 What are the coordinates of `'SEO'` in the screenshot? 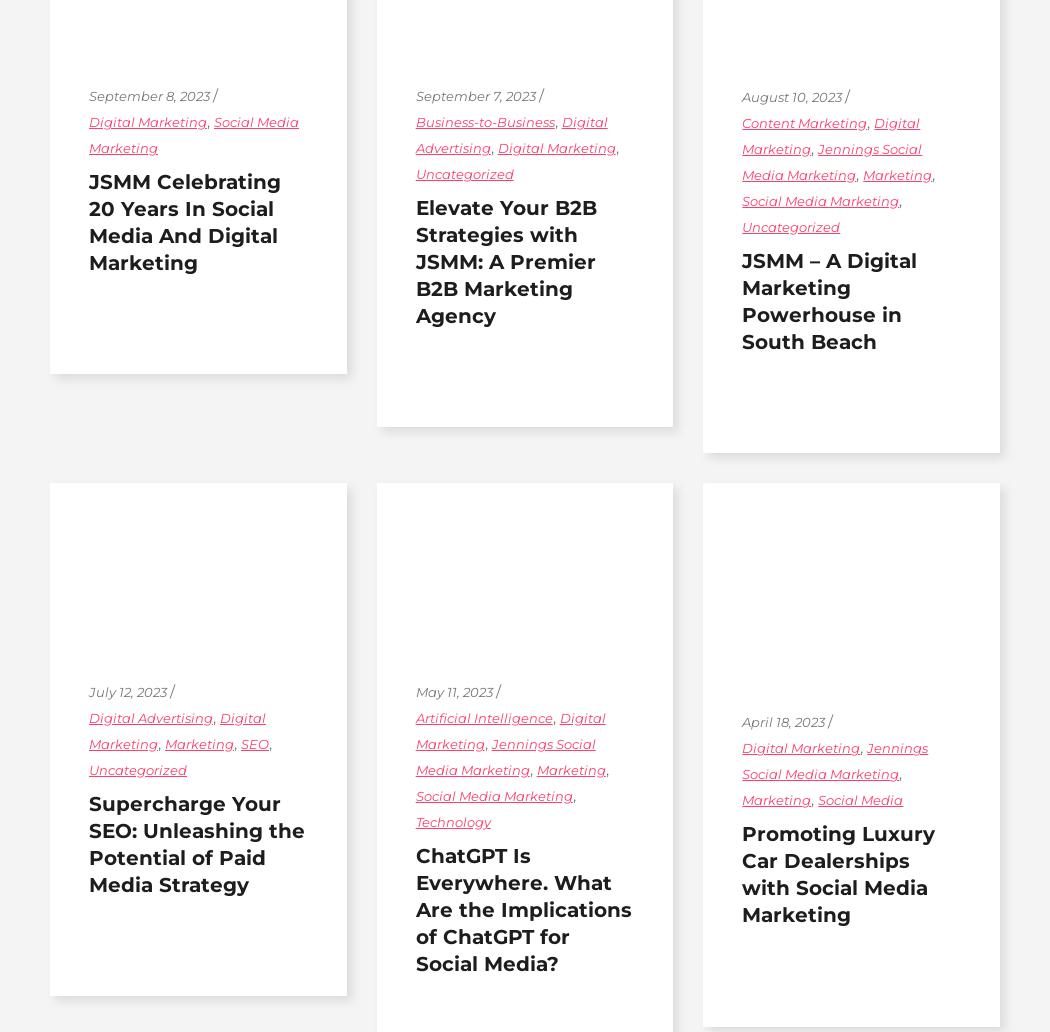 It's located at (240, 742).